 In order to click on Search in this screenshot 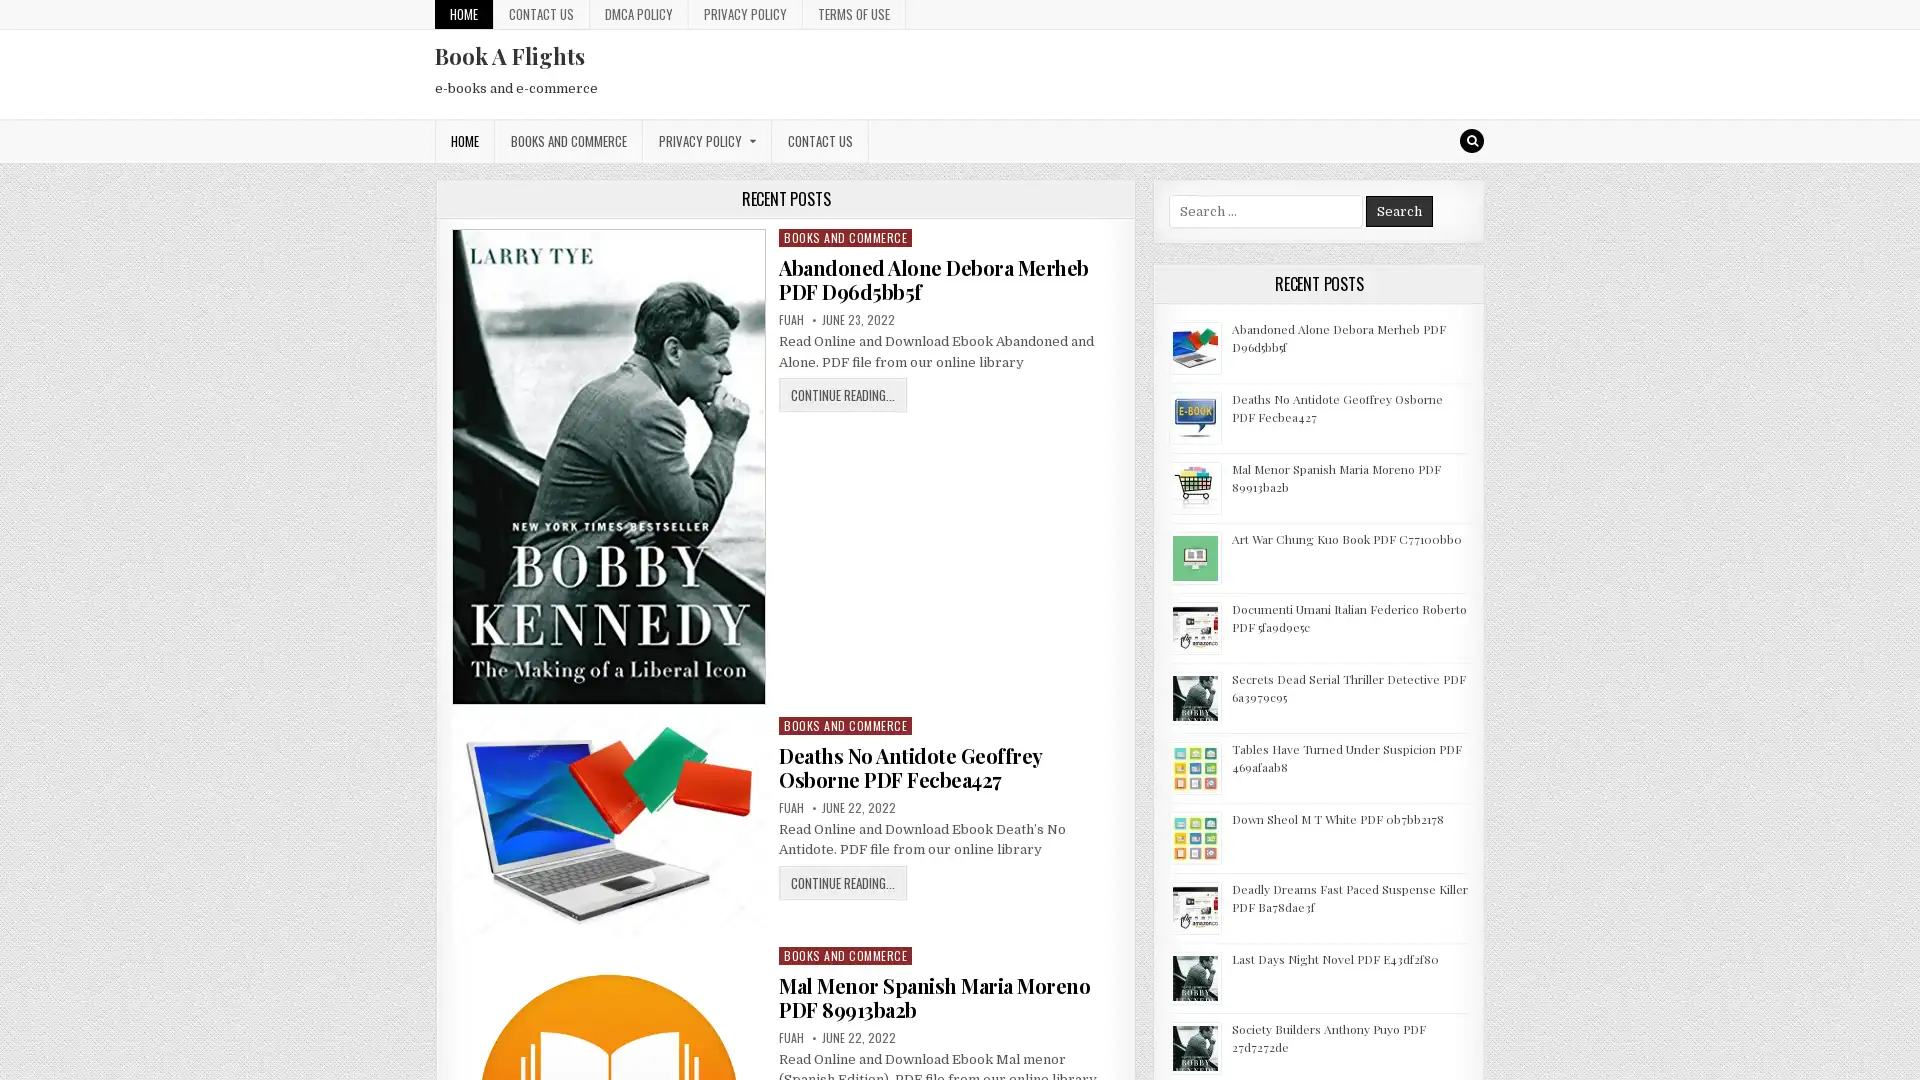, I will do `click(1398, 211)`.